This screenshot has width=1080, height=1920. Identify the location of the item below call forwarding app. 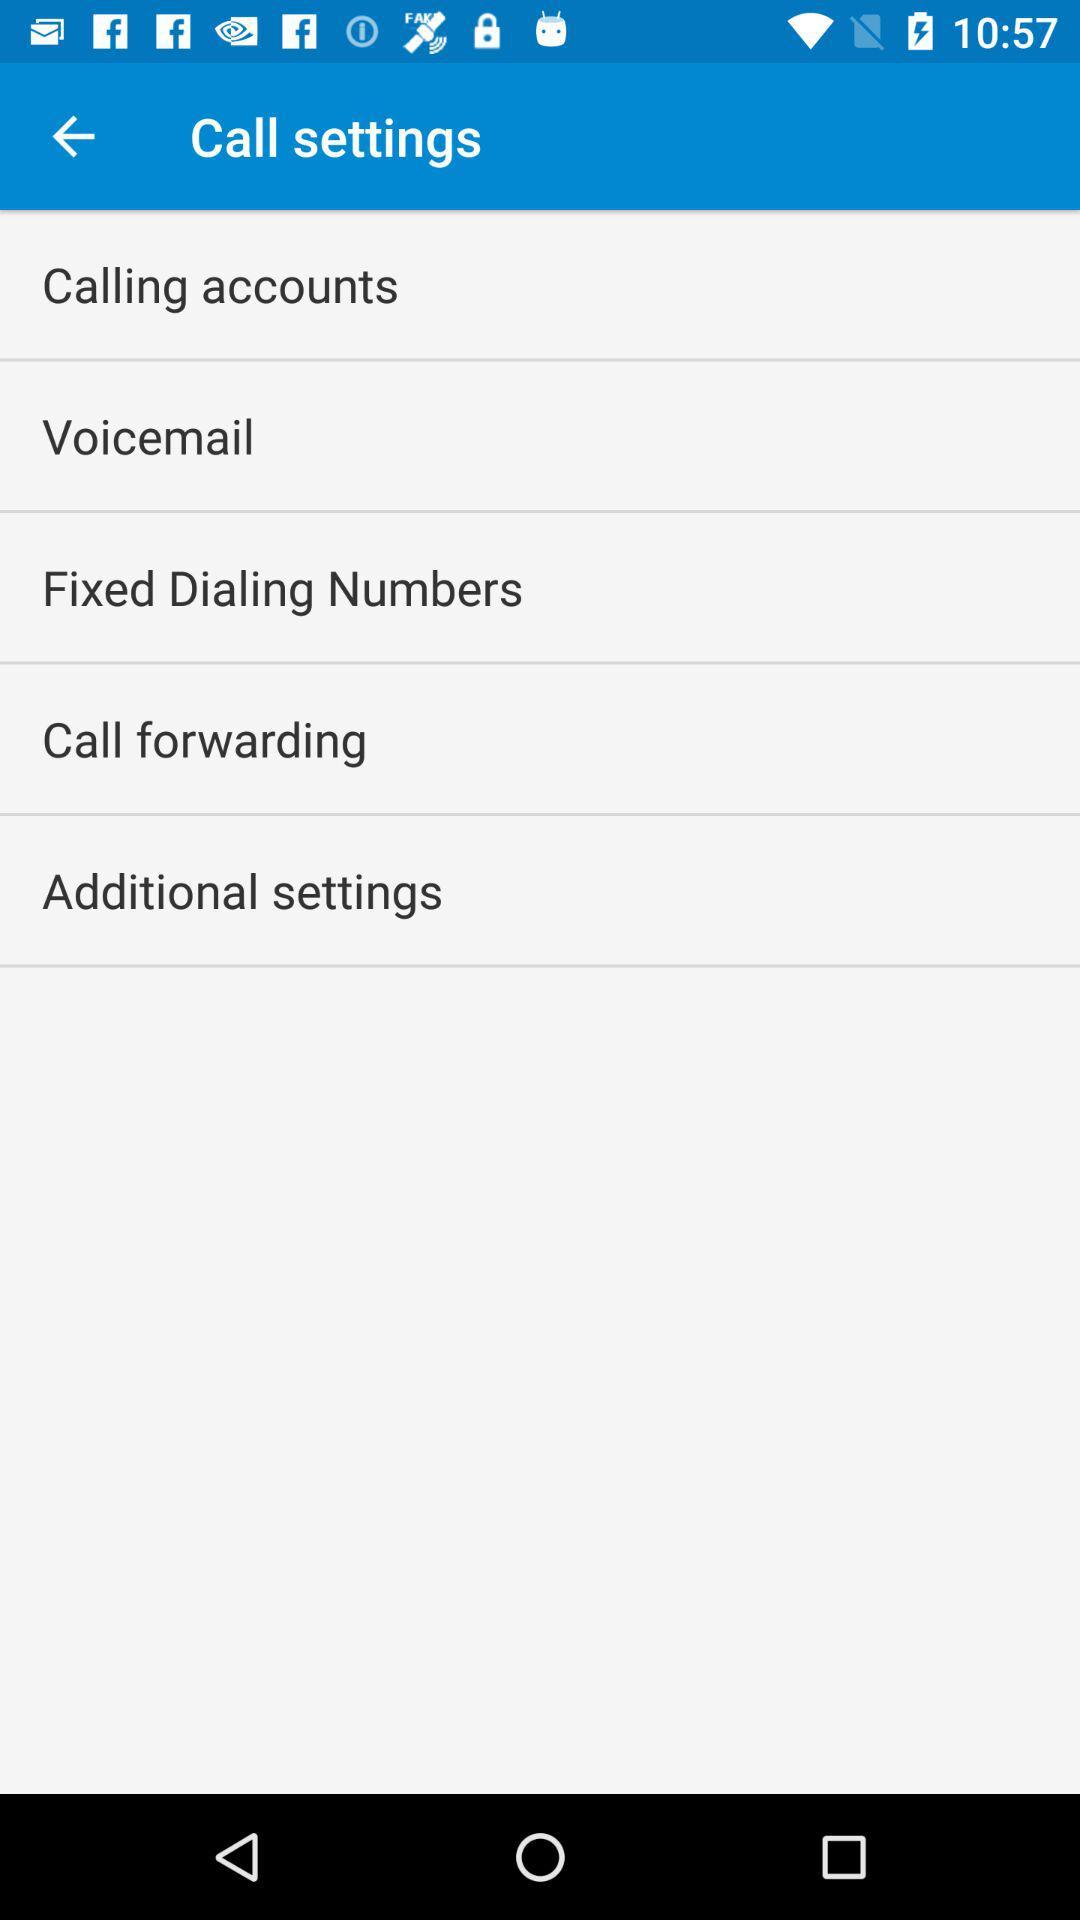
(241, 889).